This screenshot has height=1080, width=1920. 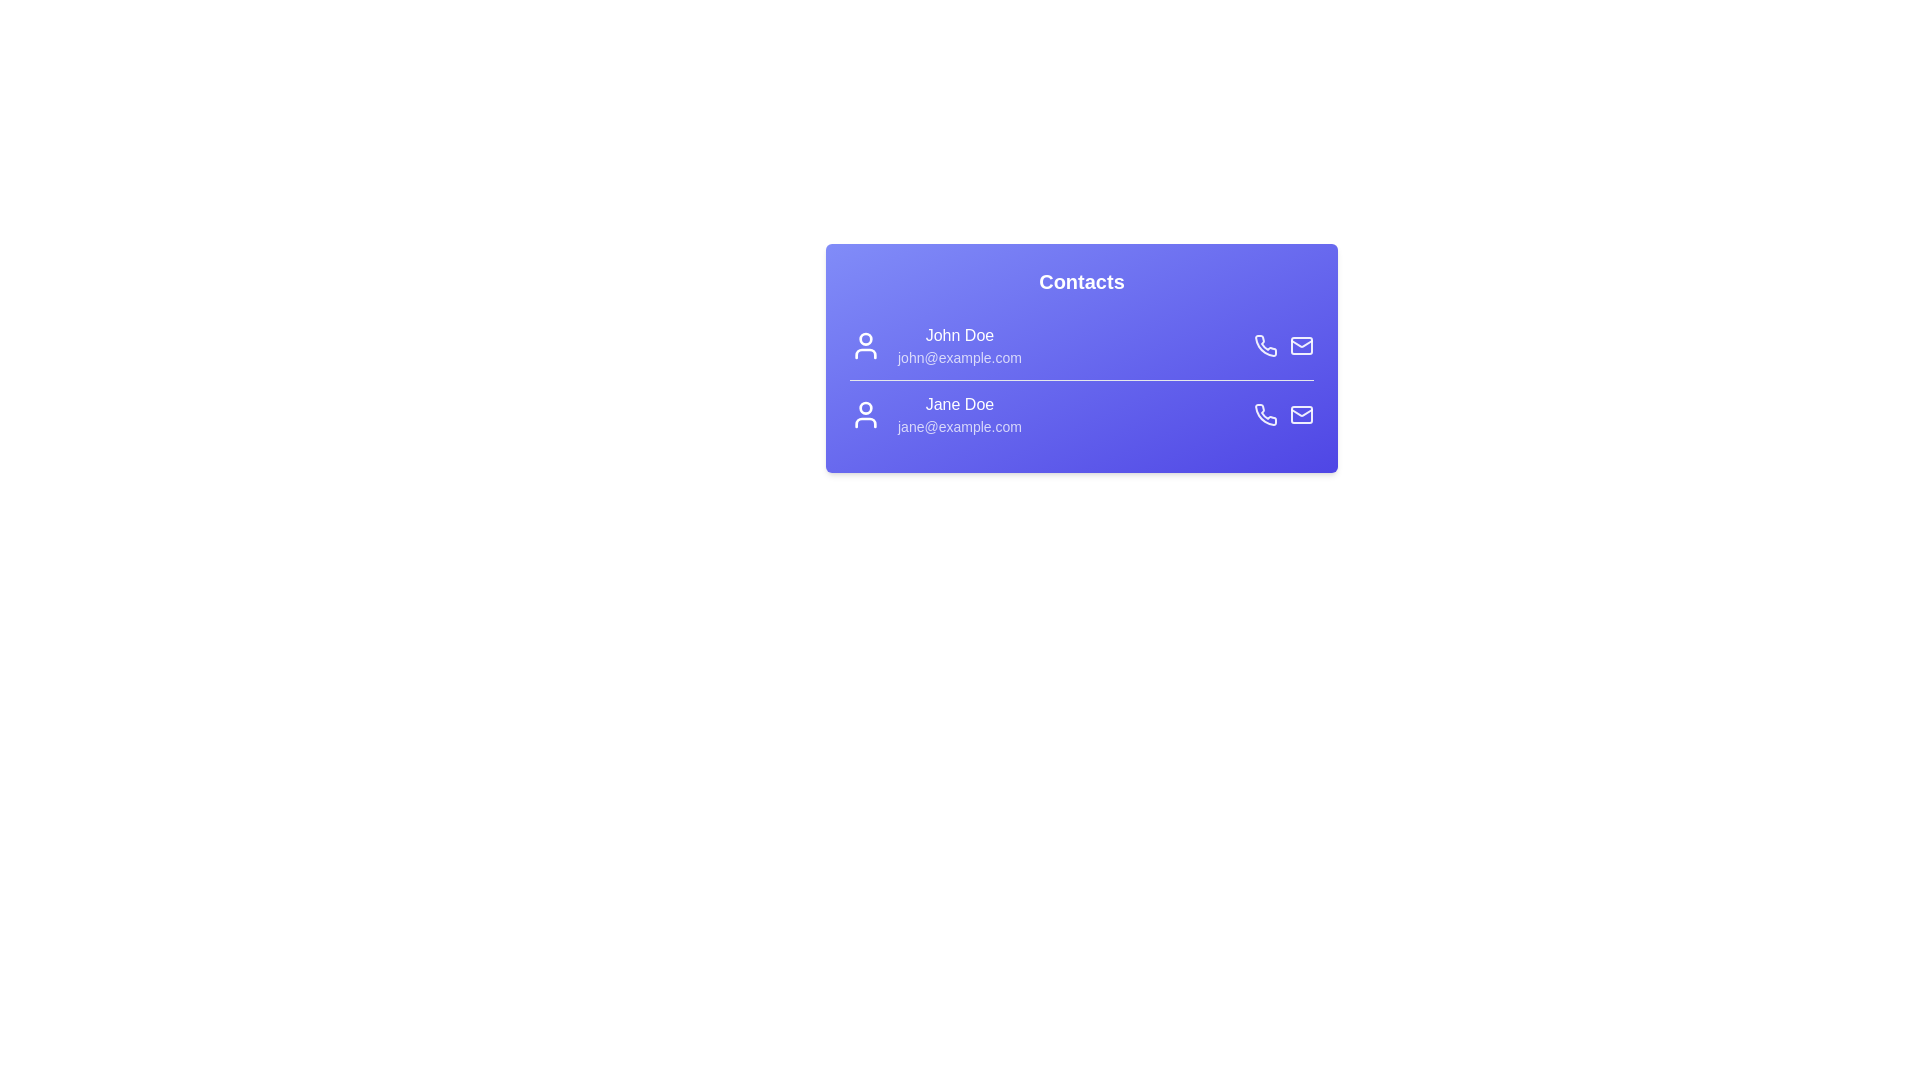 I want to click on the mail icon for Jane Doe to email them, so click(x=1301, y=414).